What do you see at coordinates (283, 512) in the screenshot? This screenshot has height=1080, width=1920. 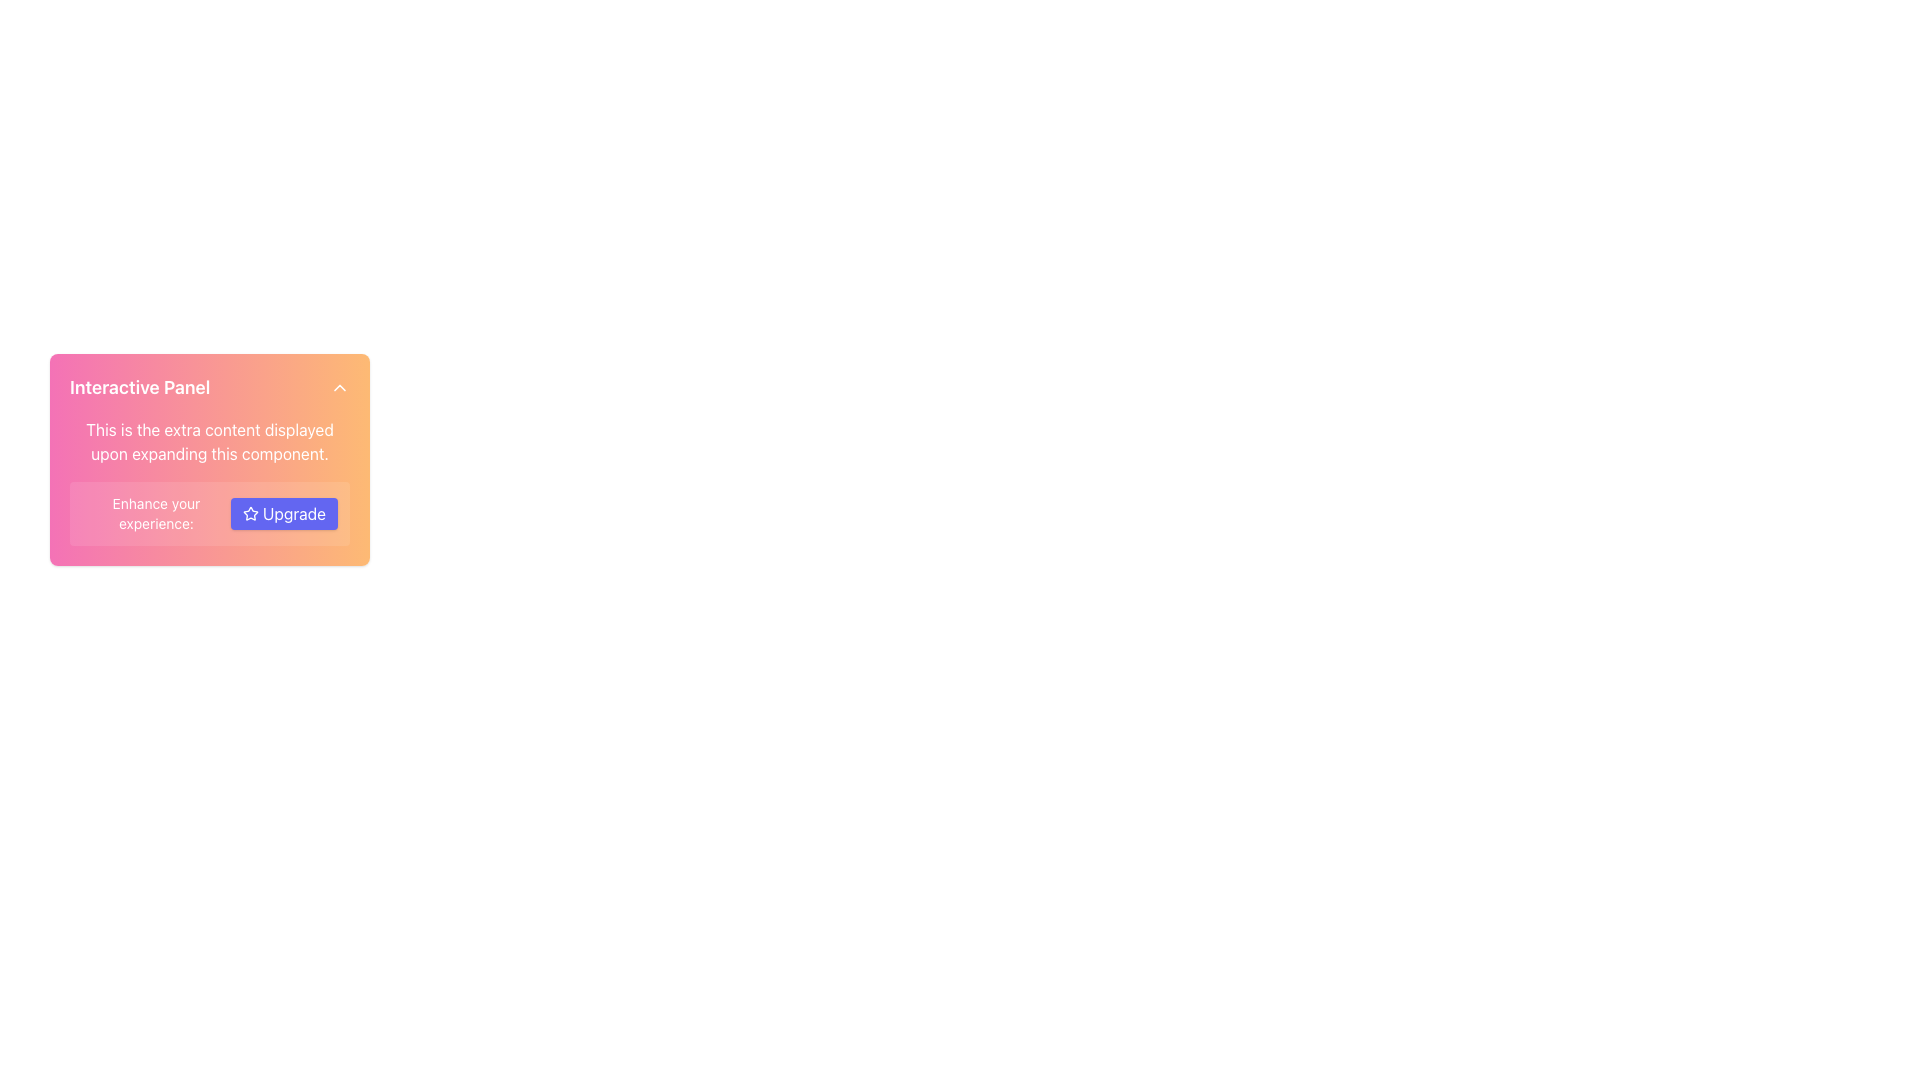 I see `the 'Upgrade' button with a blue background and a star icon` at bounding box center [283, 512].